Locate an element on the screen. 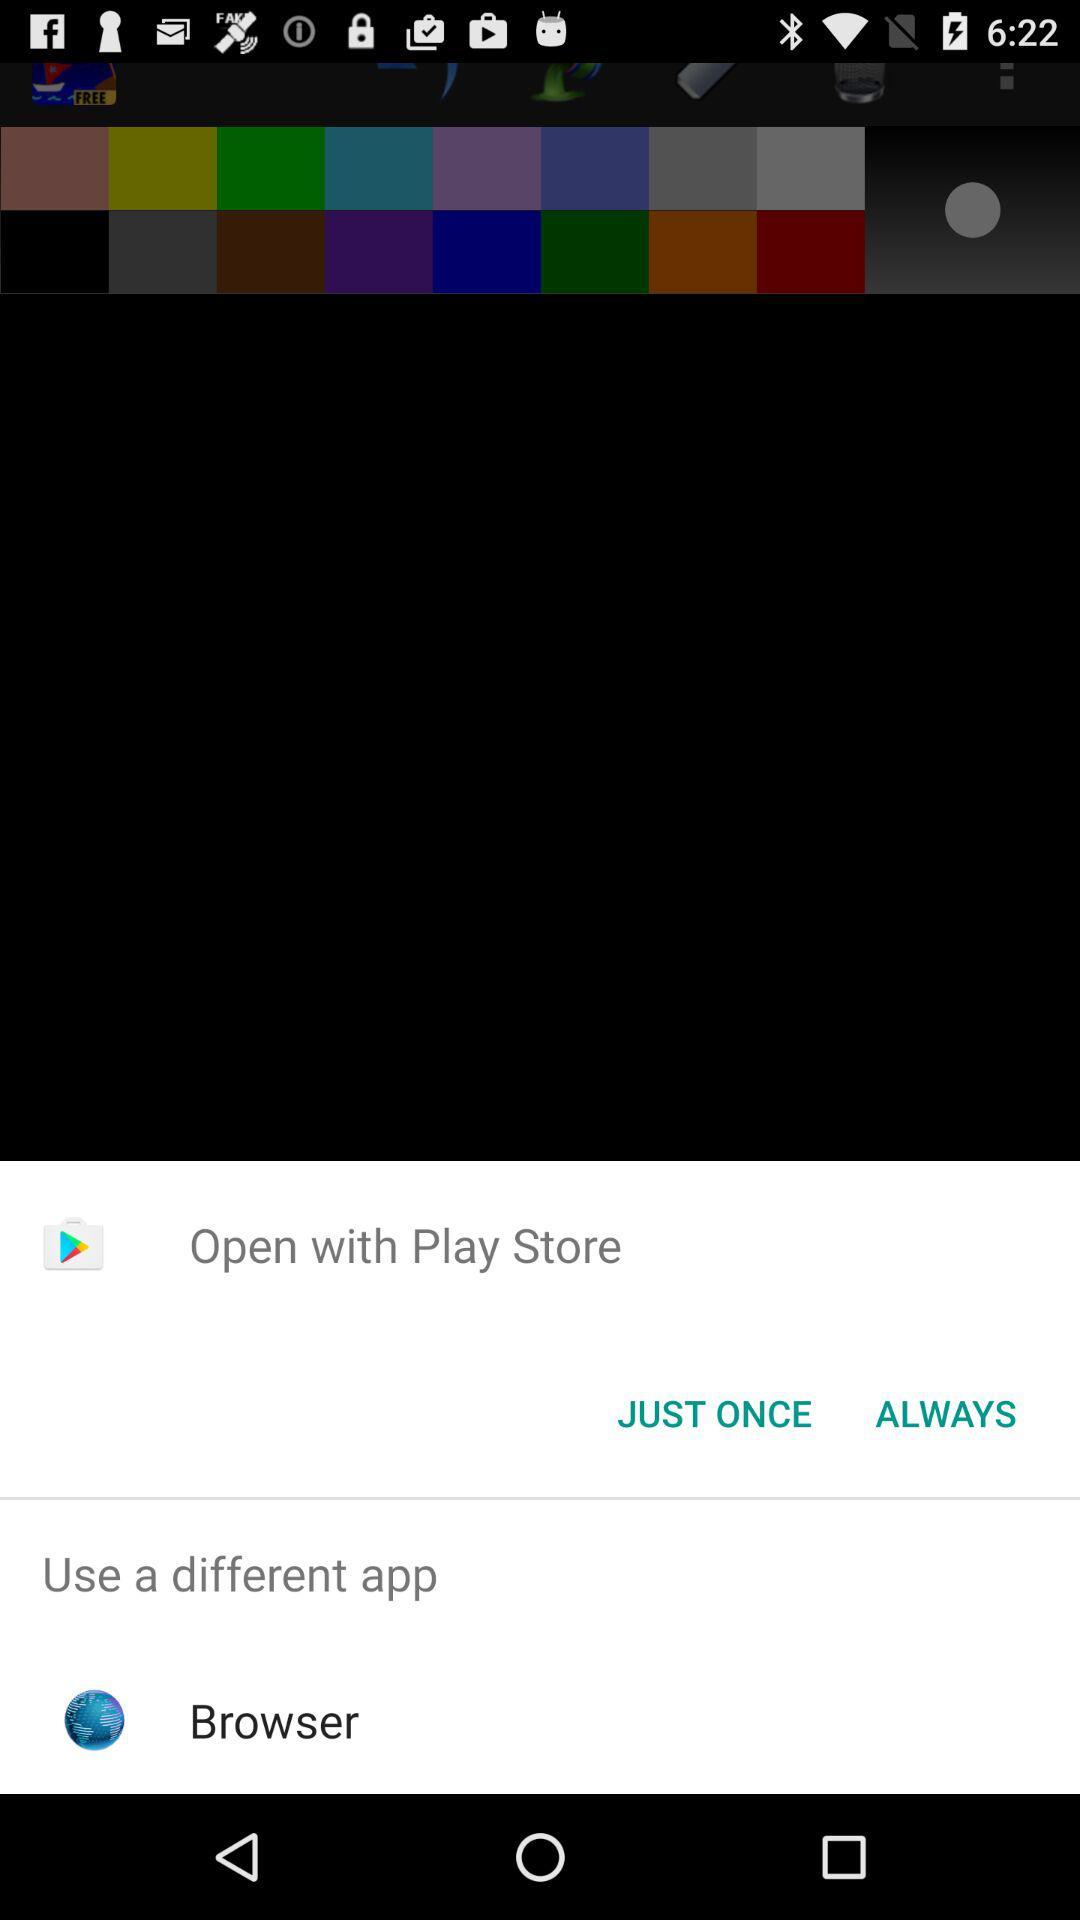  browser app is located at coordinates (274, 1719).